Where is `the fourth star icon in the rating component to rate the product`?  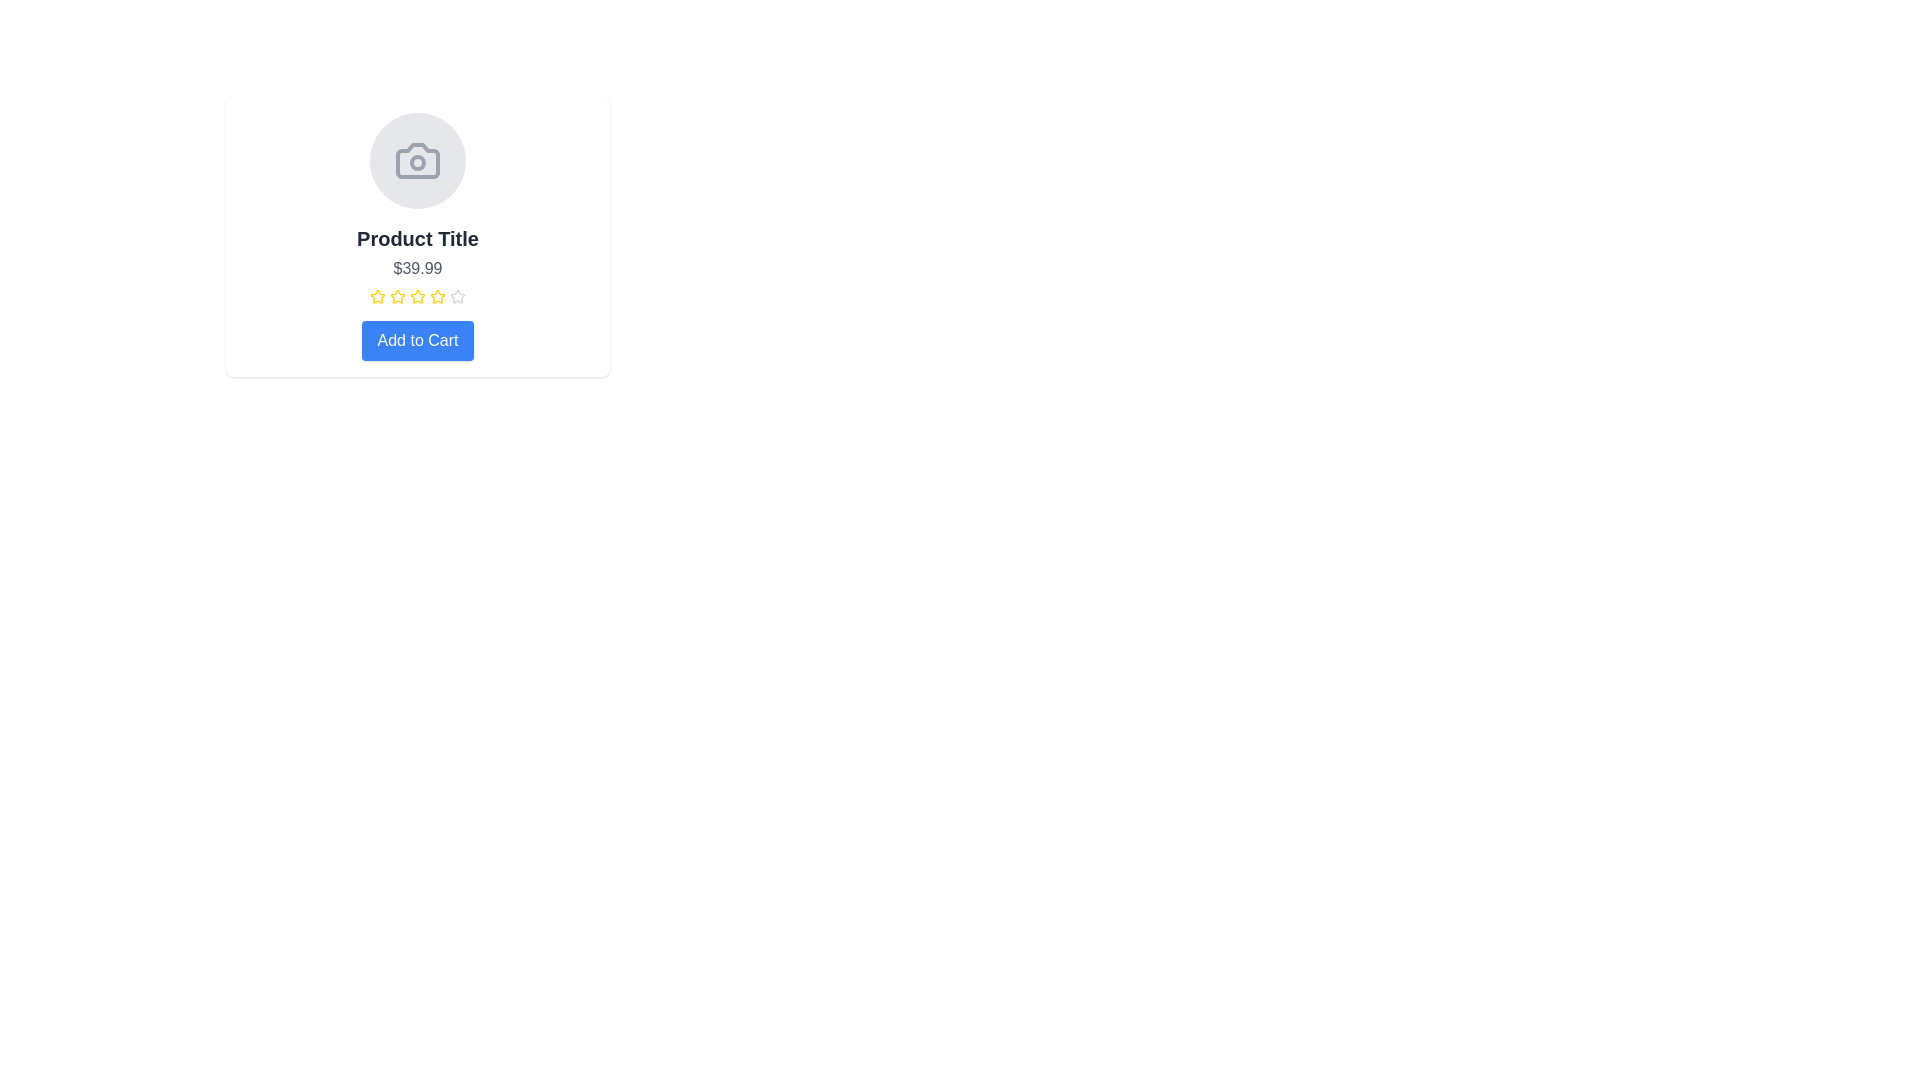
the fourth star icon in the rating component to rate the product is located at coordinates (416, 297).